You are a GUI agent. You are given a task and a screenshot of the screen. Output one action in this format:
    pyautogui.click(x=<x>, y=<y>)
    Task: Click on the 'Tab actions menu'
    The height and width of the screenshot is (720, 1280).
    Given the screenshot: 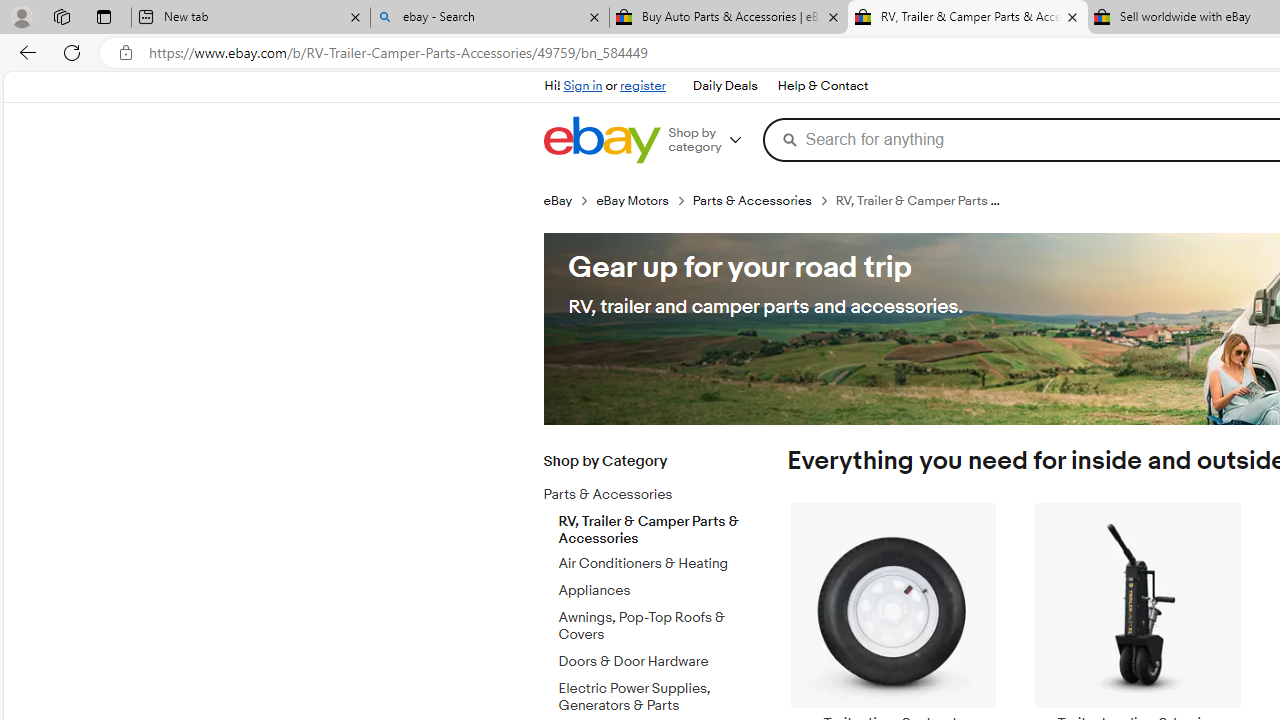 What is the action you would take?
    pyautogui.click(x=103, y=16)
    